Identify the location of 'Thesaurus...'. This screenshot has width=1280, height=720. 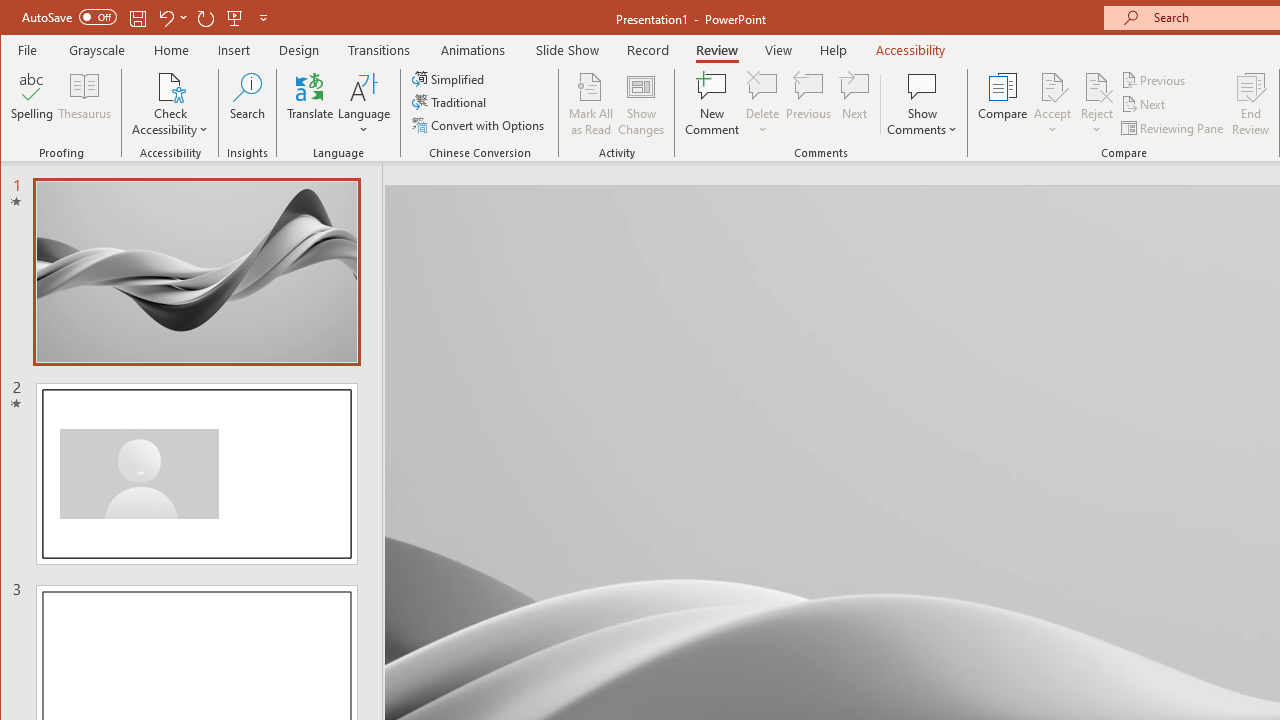
(84, 104).